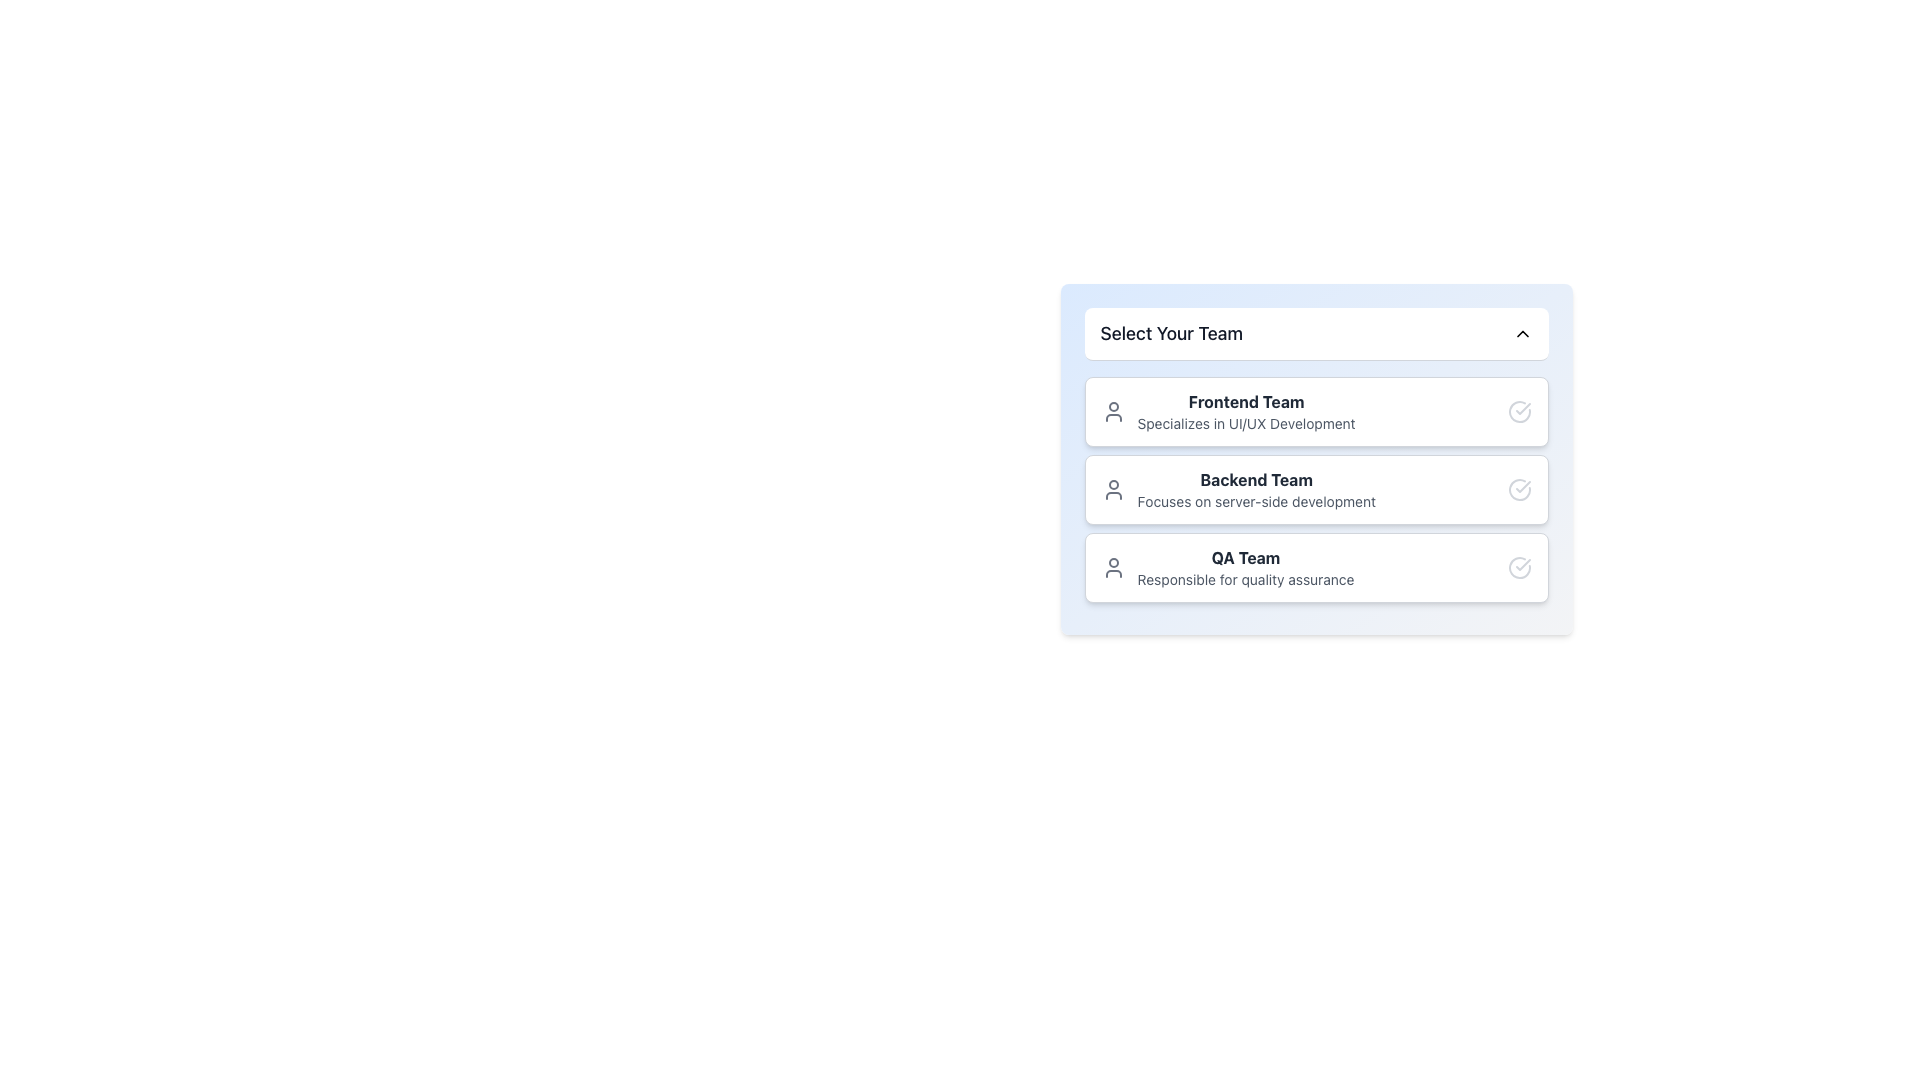 The image size is (1920, 1080). Describe the element at coordinates (1519, 411) in the screenshot. I see `the success icon representing the 'Frontend Team' located to the right of the 'Specializes in UI/UX Development' text` at that location.